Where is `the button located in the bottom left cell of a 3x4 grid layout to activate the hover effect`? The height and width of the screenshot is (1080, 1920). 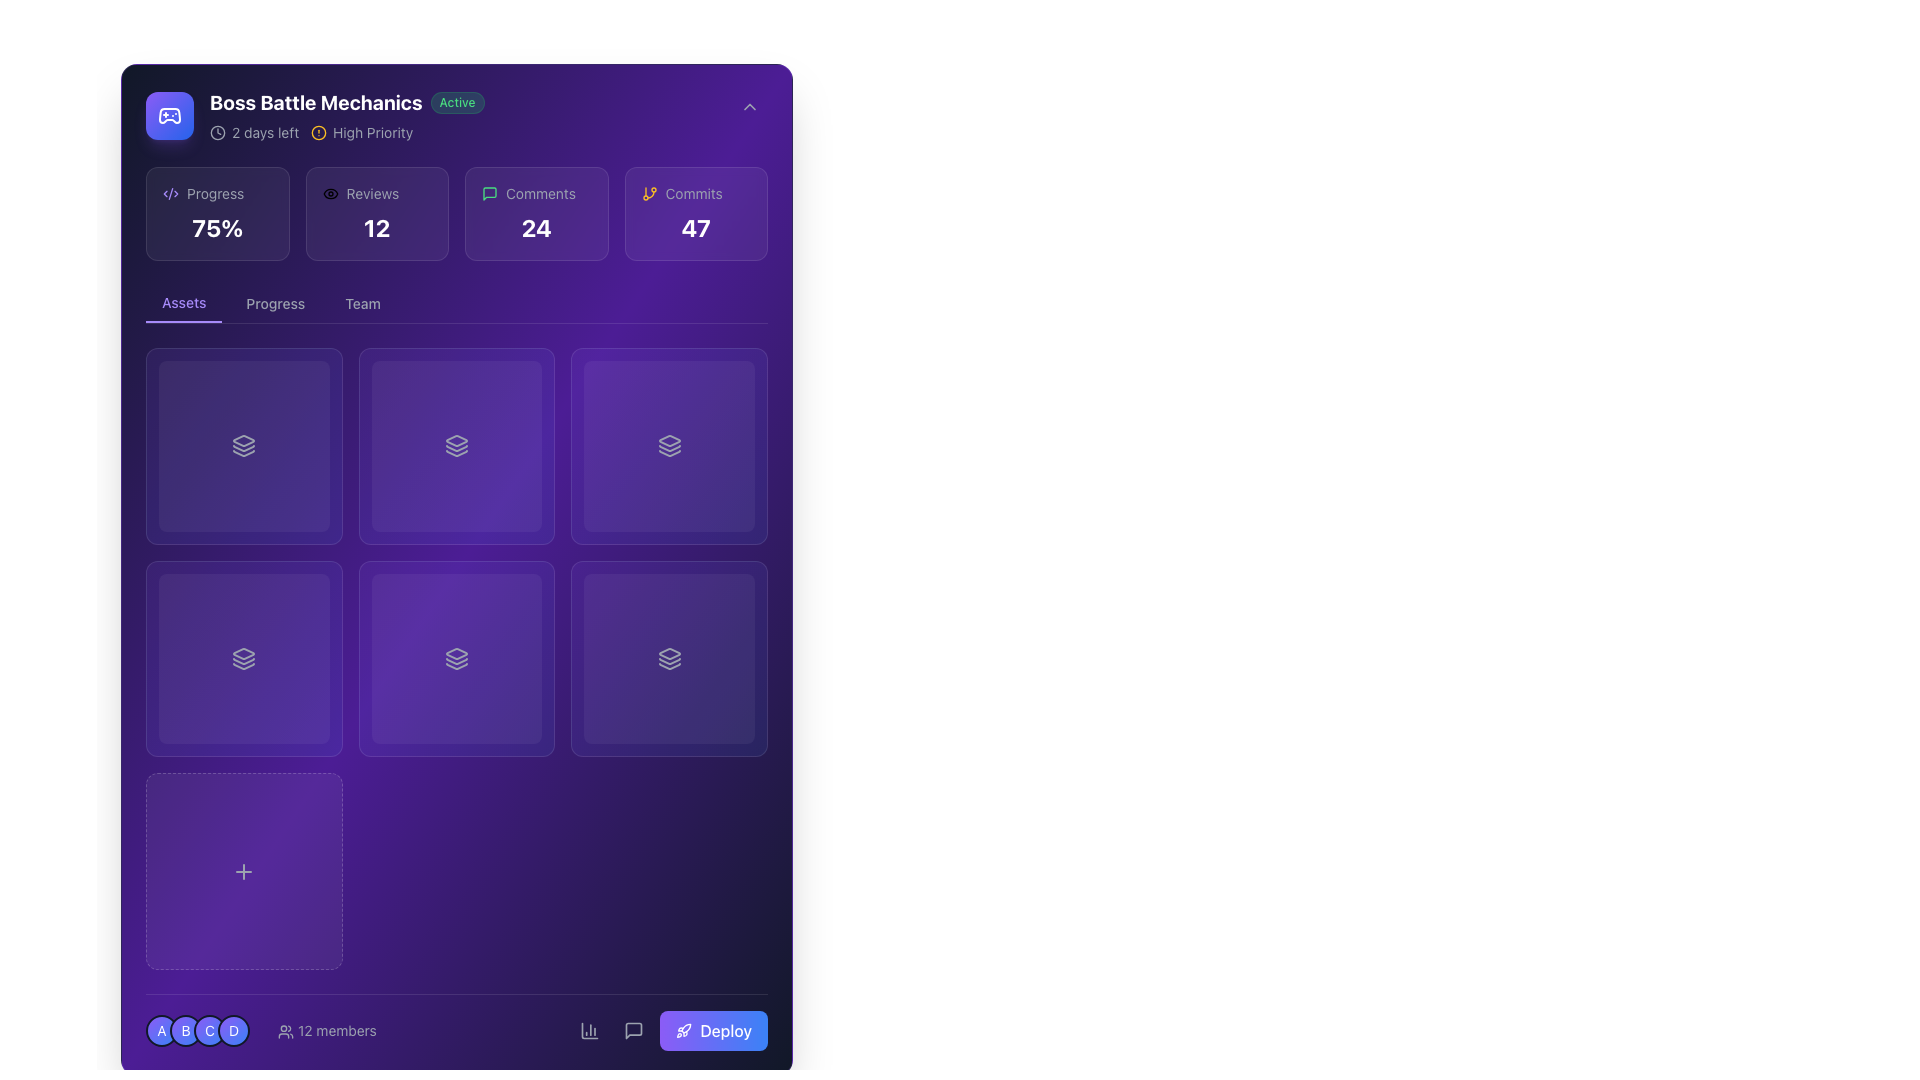 the button located in the bottom left cell of a 3x4 grid layout to activate the hover effect is located at coordinates (243, 870).